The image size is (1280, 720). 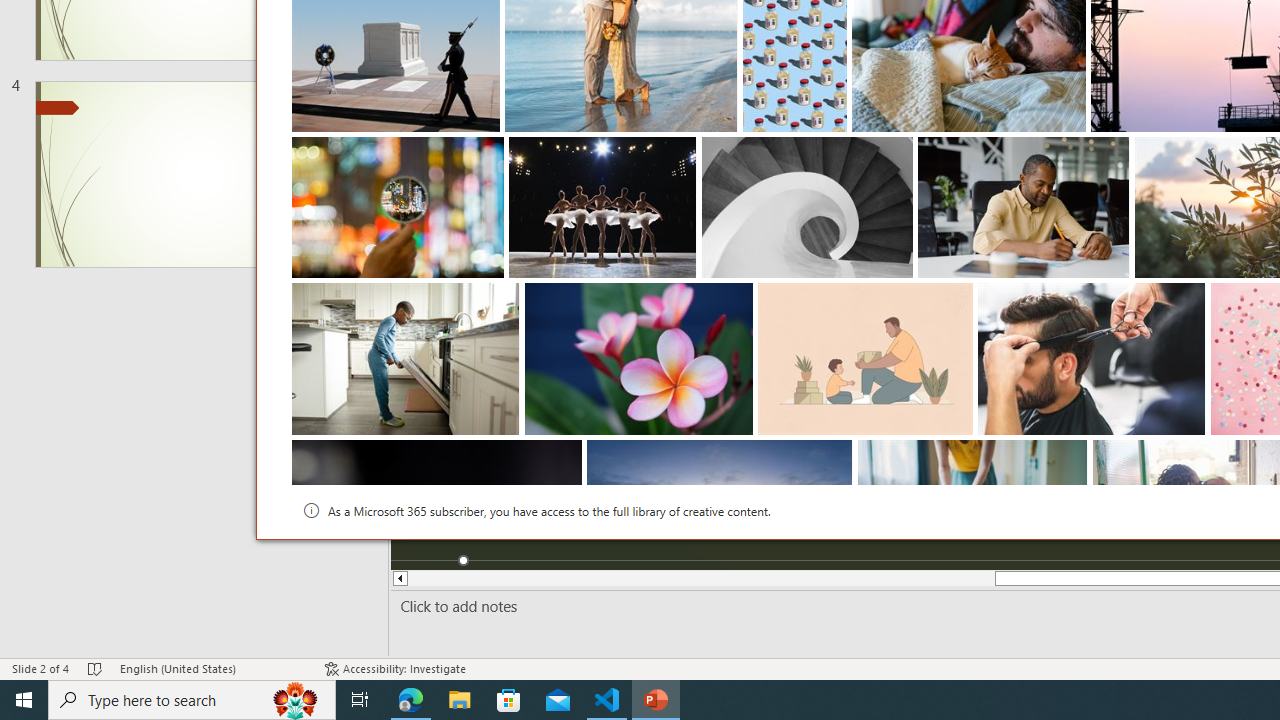 What do you see at coordinates (294, 698) in the screenshot?
I see `'Search highlights icon opens search home window'` at bounding box center [294, 698].